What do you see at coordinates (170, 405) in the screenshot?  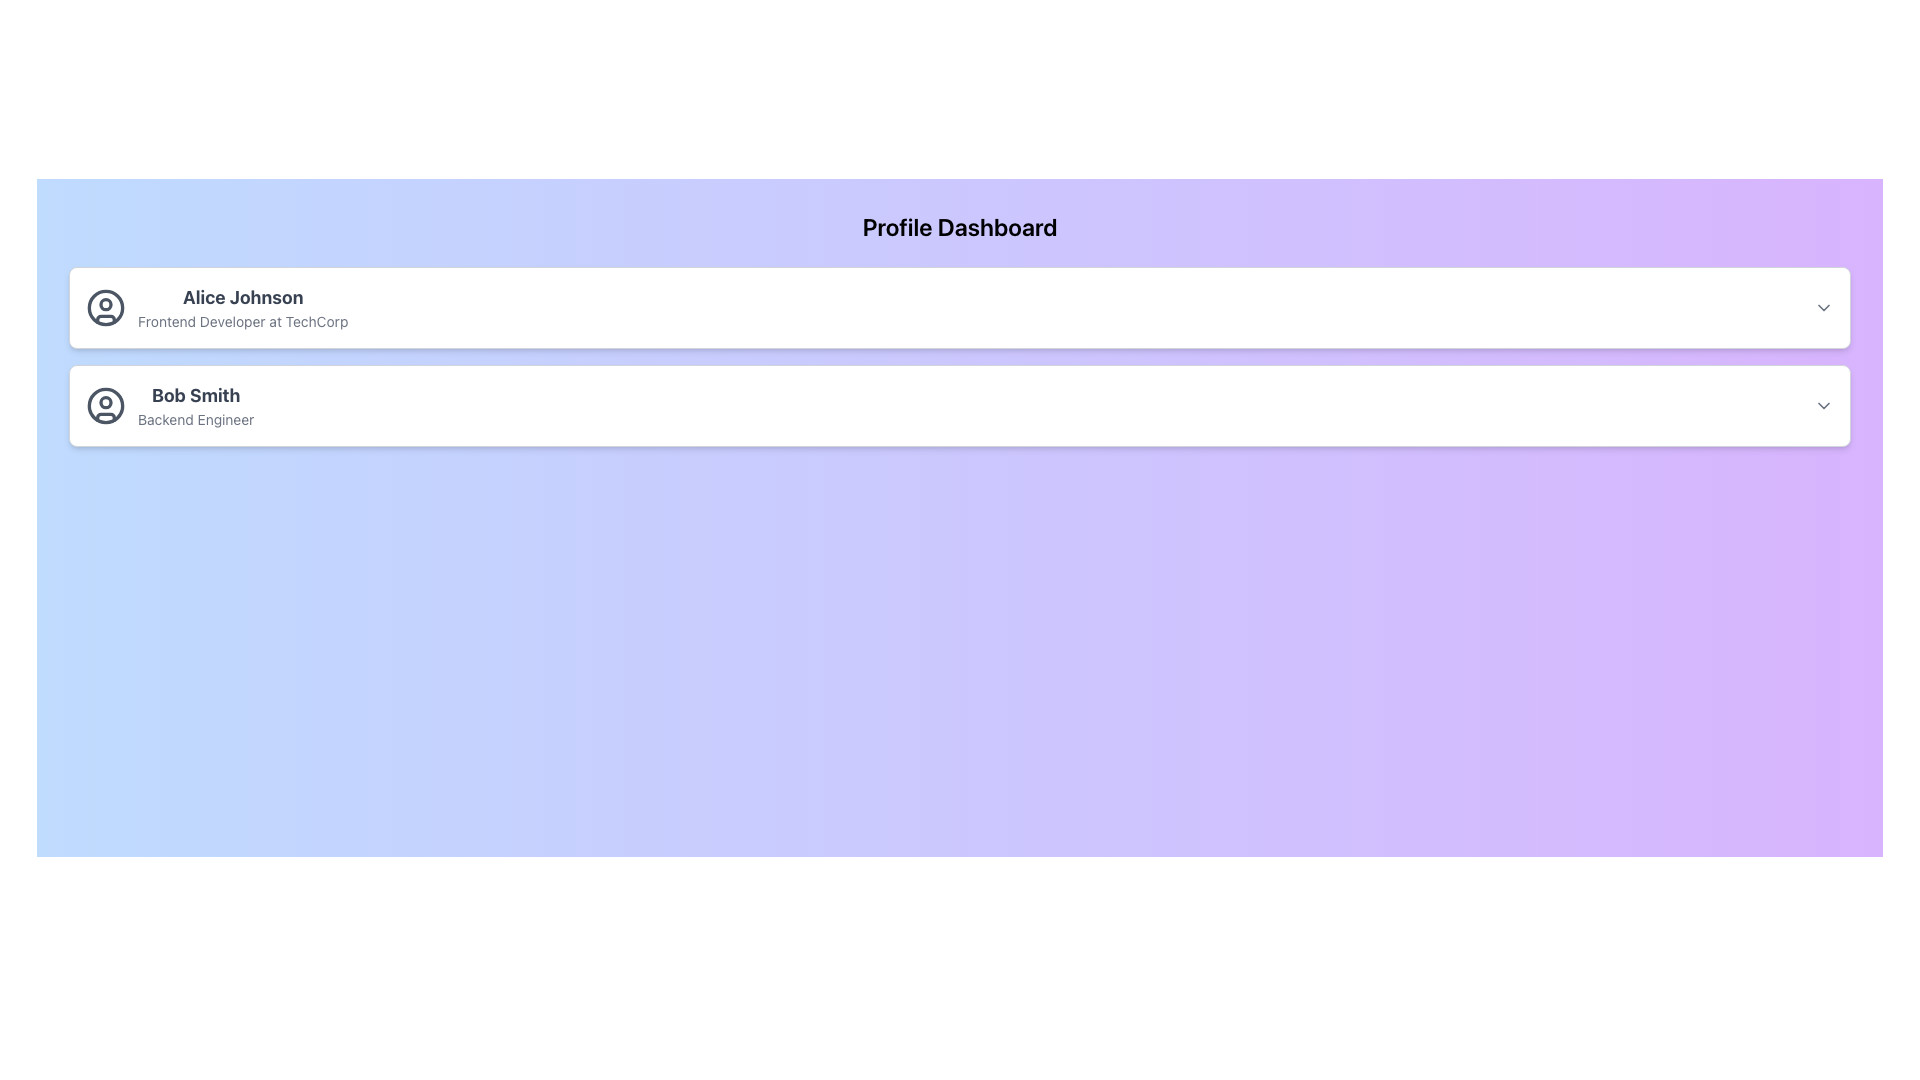 I see `the Profile Summary Item for Bob Smith` at bounding box center [170, 405].